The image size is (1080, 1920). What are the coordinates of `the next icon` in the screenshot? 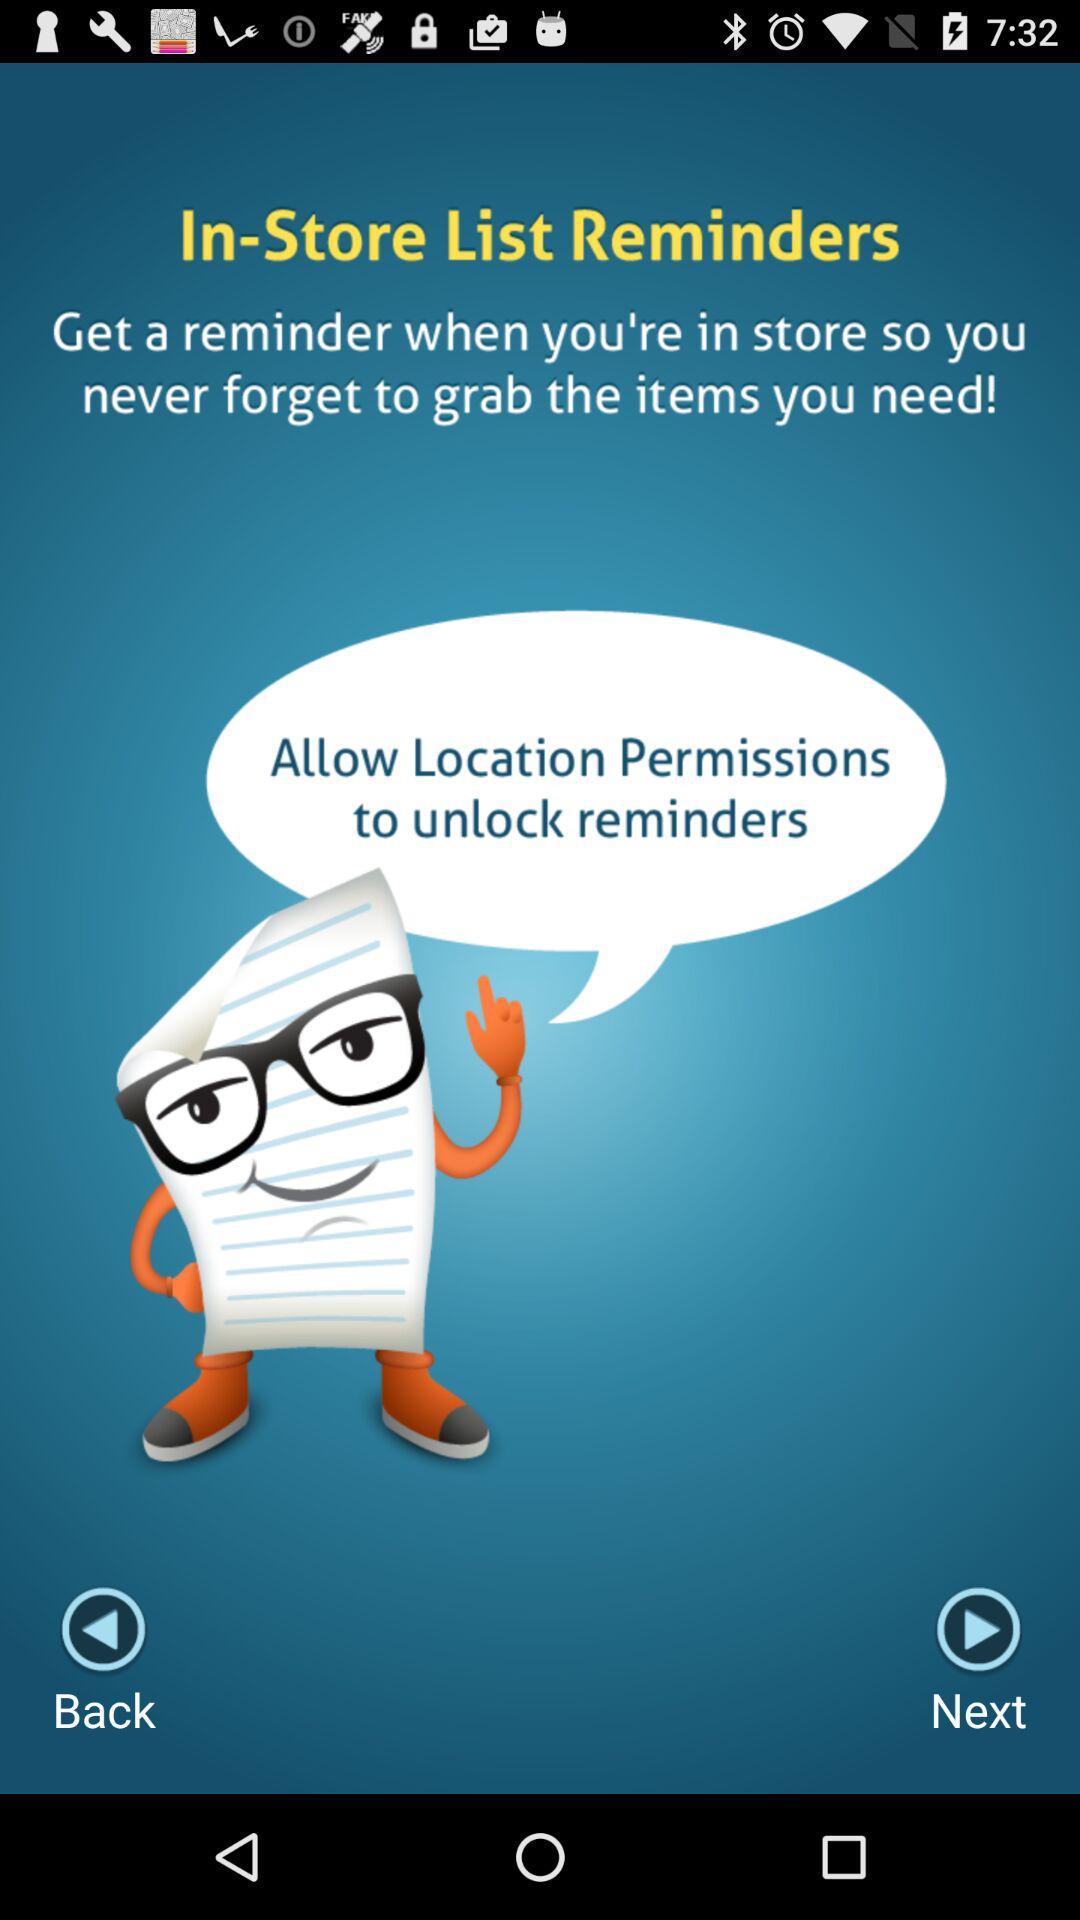 It's located at (977, 1663).